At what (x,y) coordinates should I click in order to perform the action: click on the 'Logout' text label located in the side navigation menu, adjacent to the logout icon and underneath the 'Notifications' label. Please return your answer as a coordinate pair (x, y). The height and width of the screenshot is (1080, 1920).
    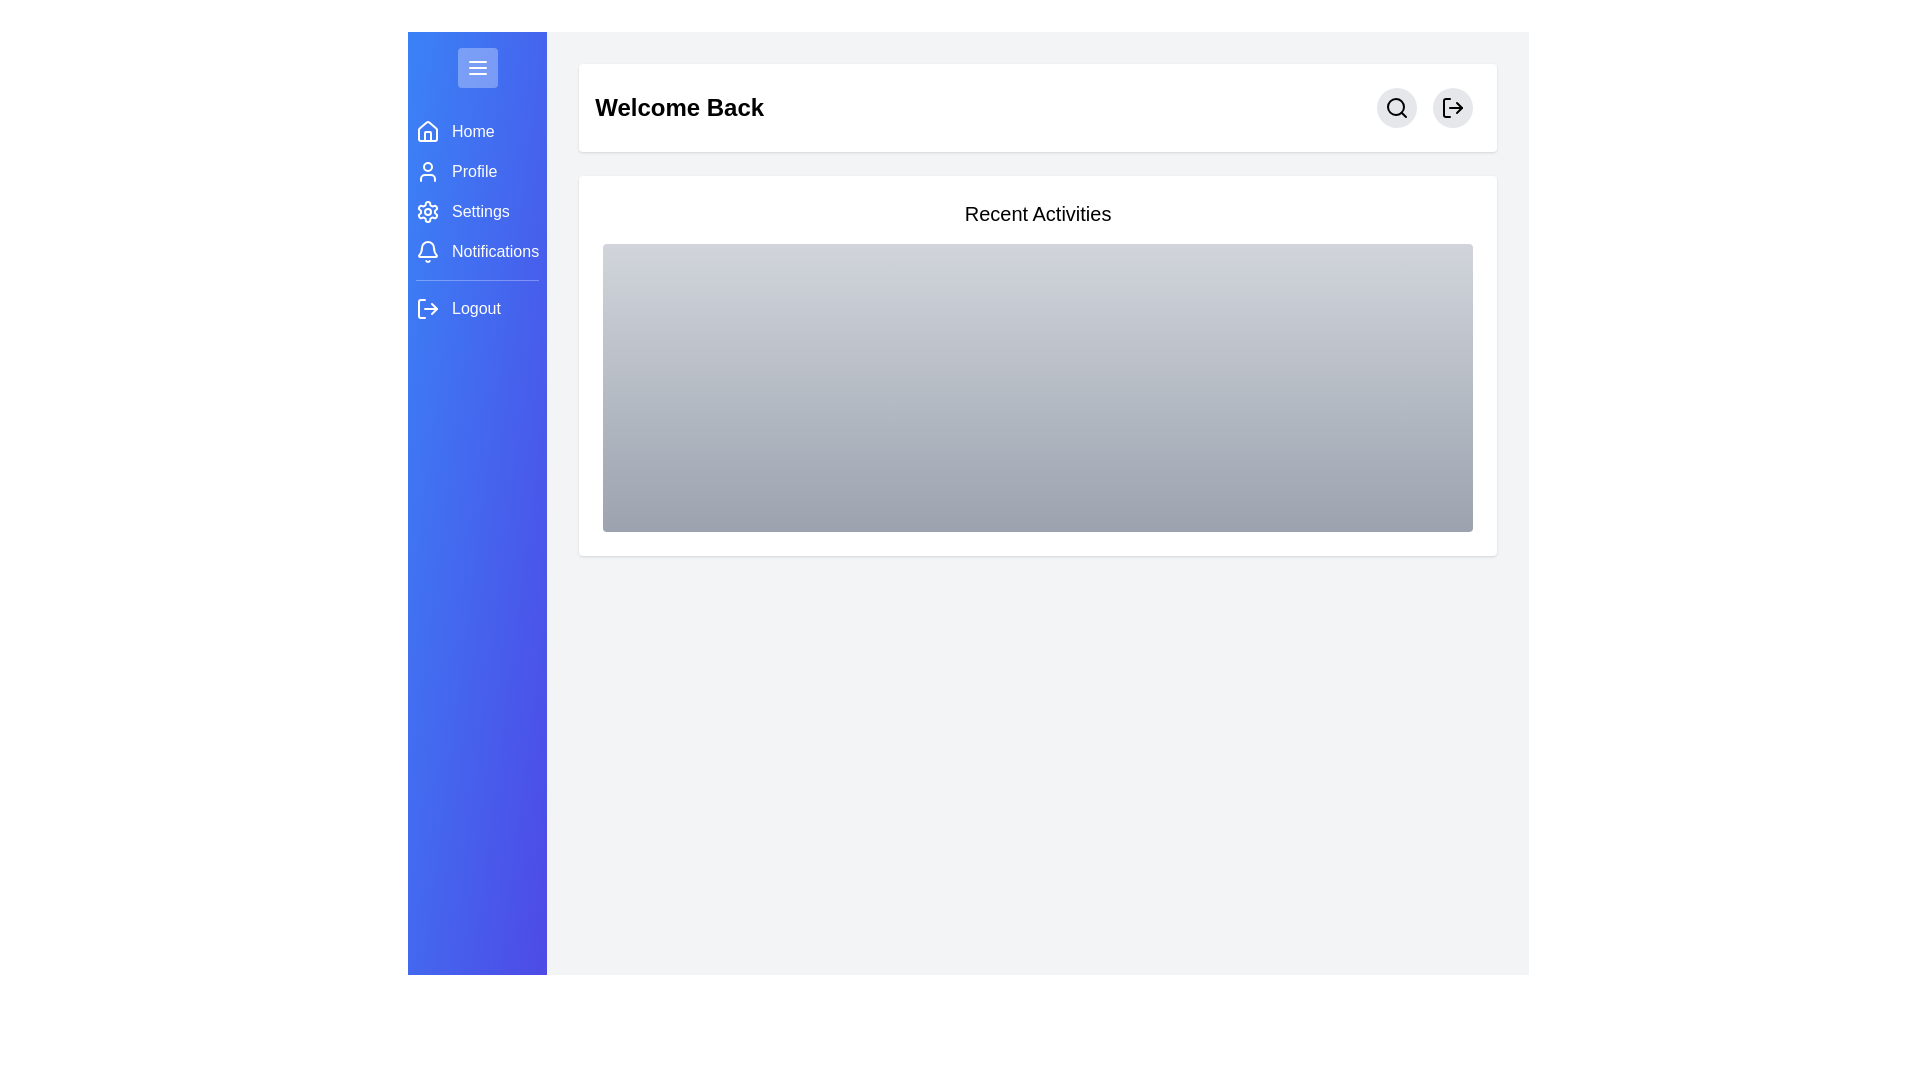
    Looking at the image, I should click on (475, 308).